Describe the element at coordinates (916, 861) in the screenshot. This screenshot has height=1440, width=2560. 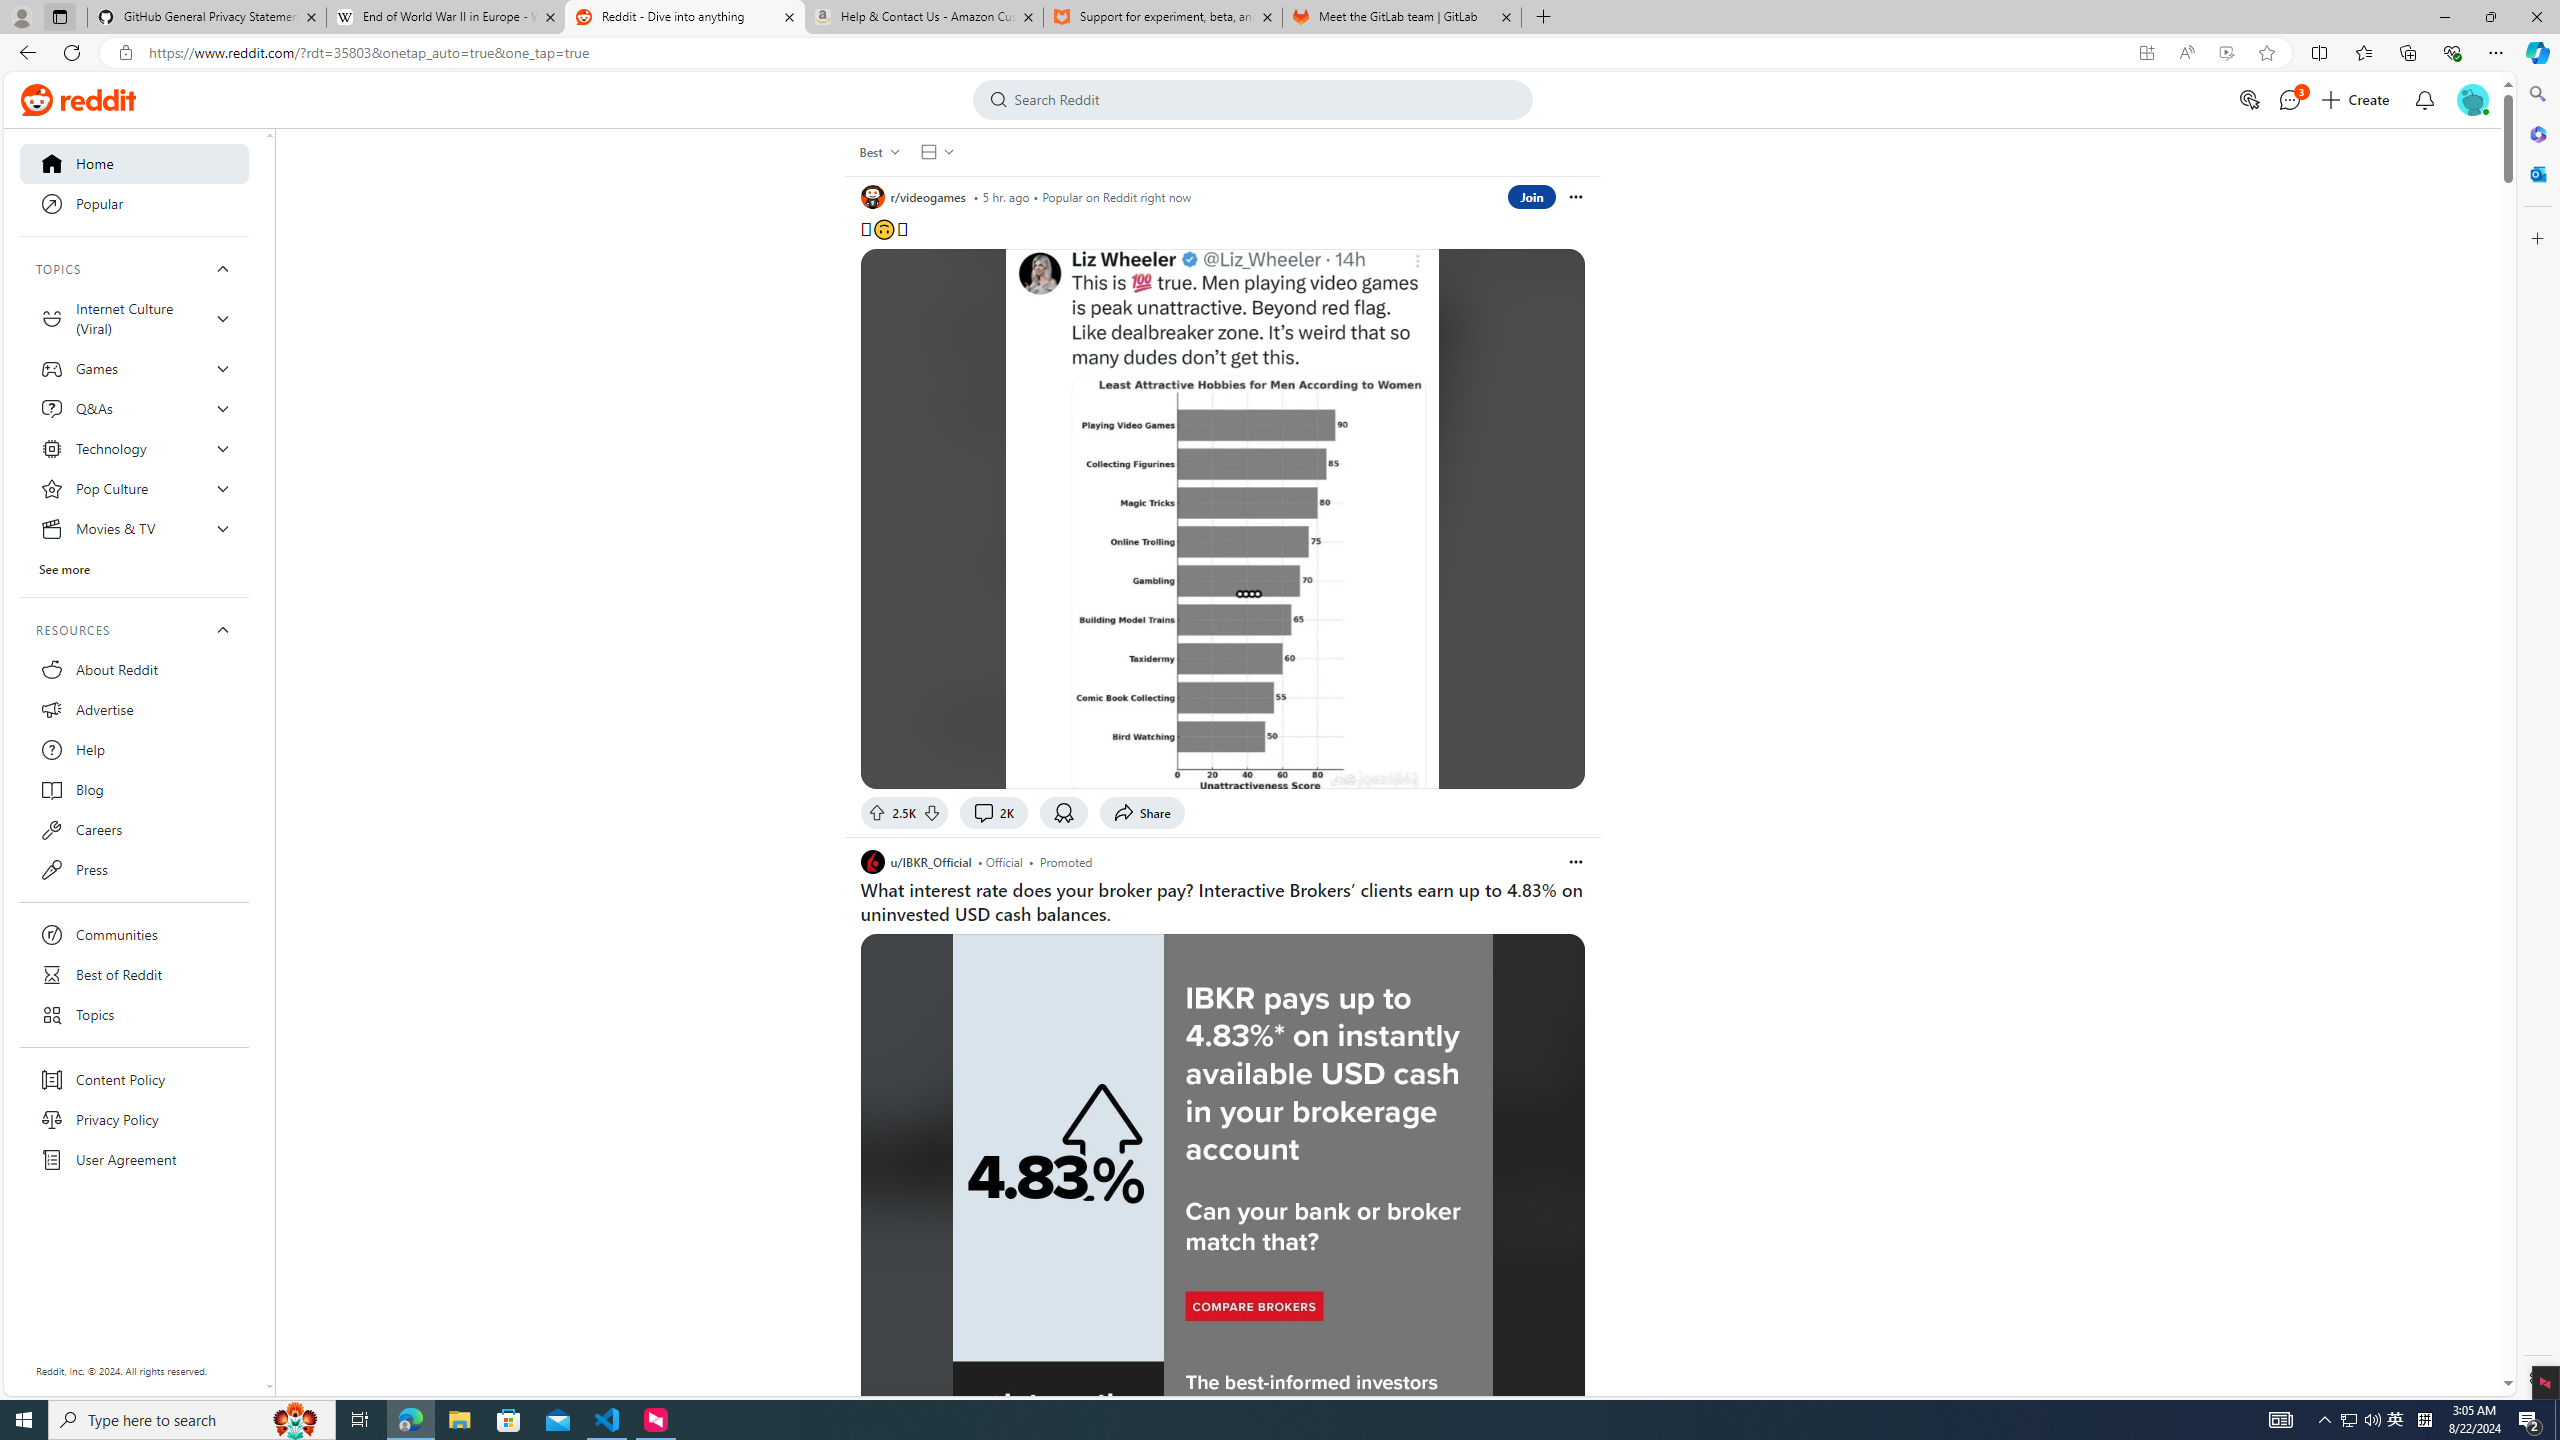
I see `'u/IBKR_Official avatar u/IBKR_Official'` at that location.